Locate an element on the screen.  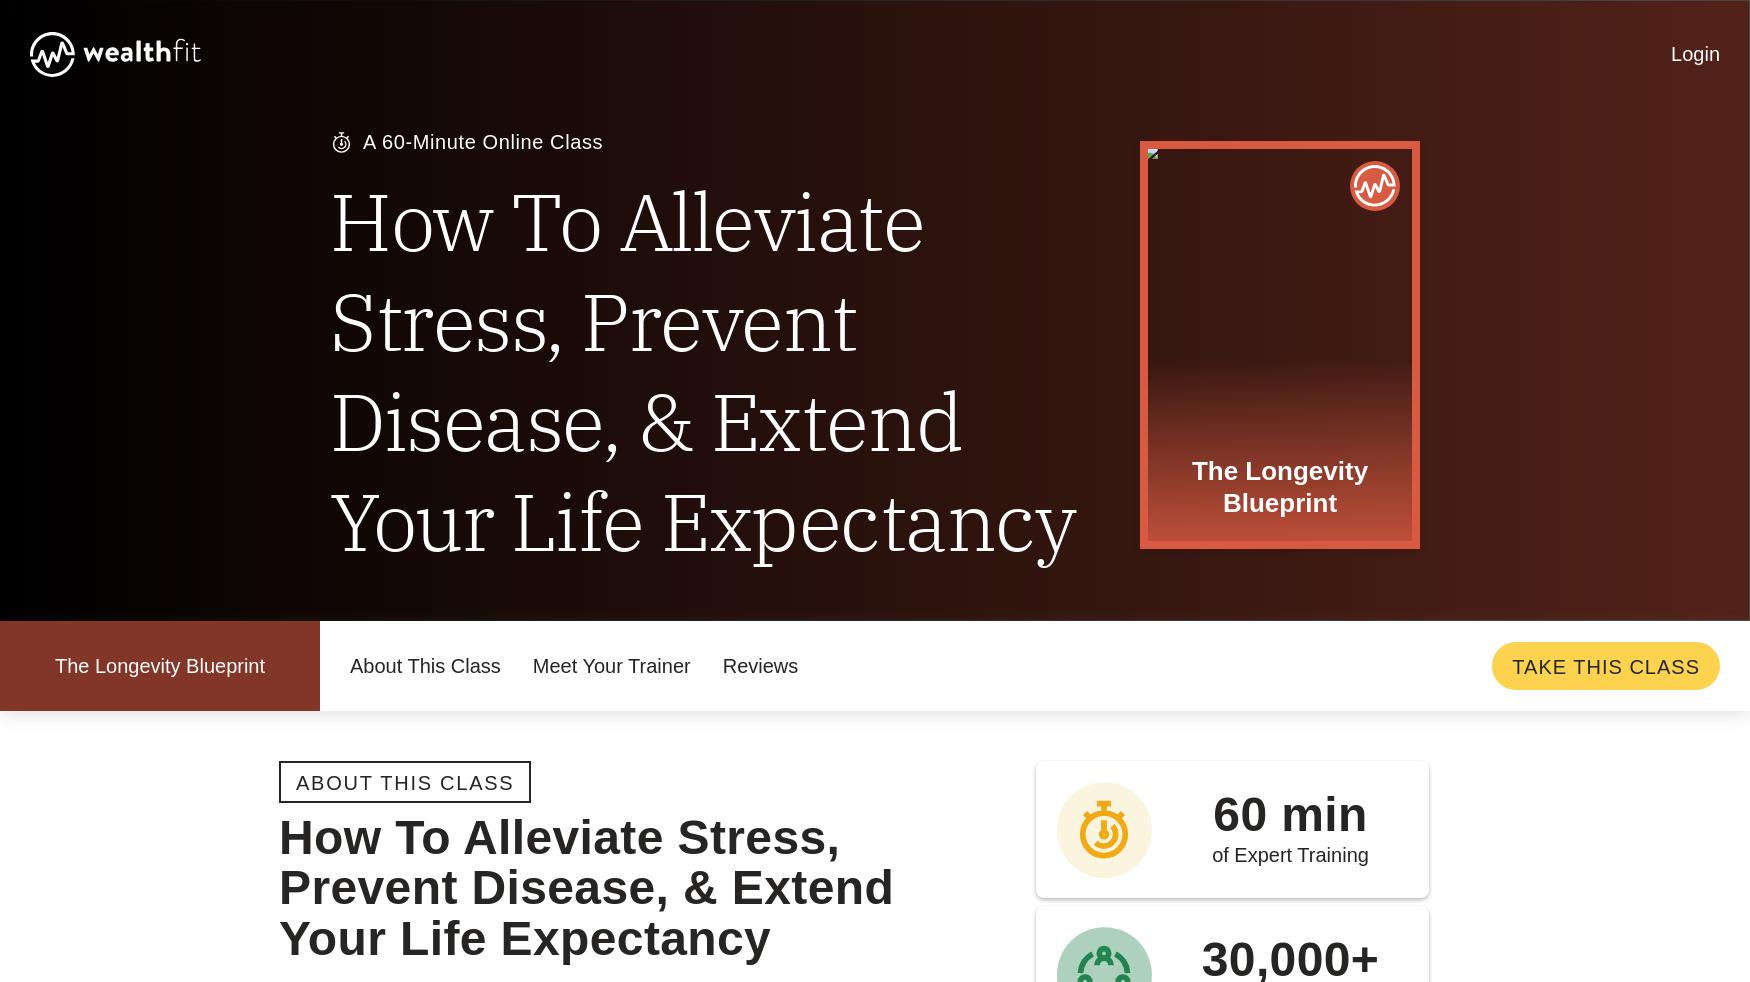
'This is an on-demand video class.  You can watch it instantly from any computer or mobile device, and you can watch it as many times as you'd like.' is located at coordinates (458, 256).